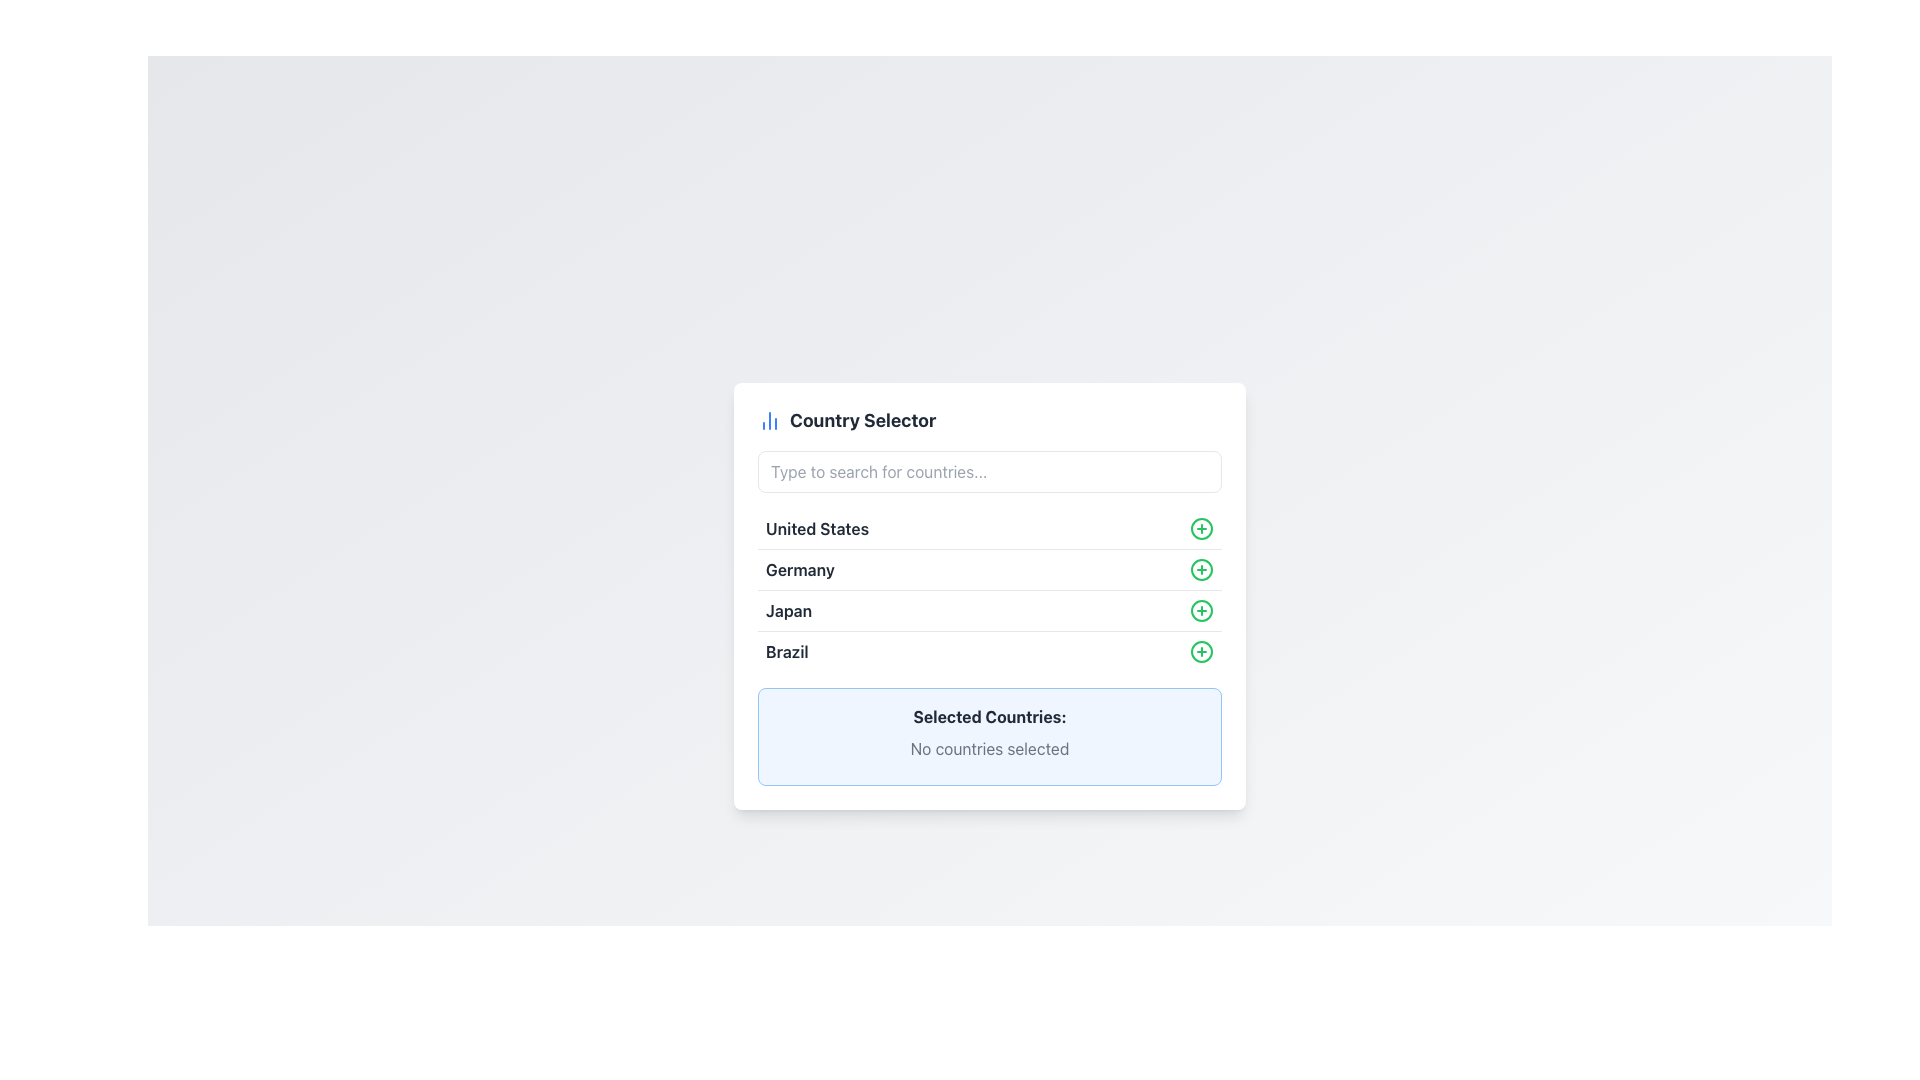 The height and width of the screenshot is (1080, 1920). I want to click on the list item representing 'Brazil' in the country selector, so click(989, 651).